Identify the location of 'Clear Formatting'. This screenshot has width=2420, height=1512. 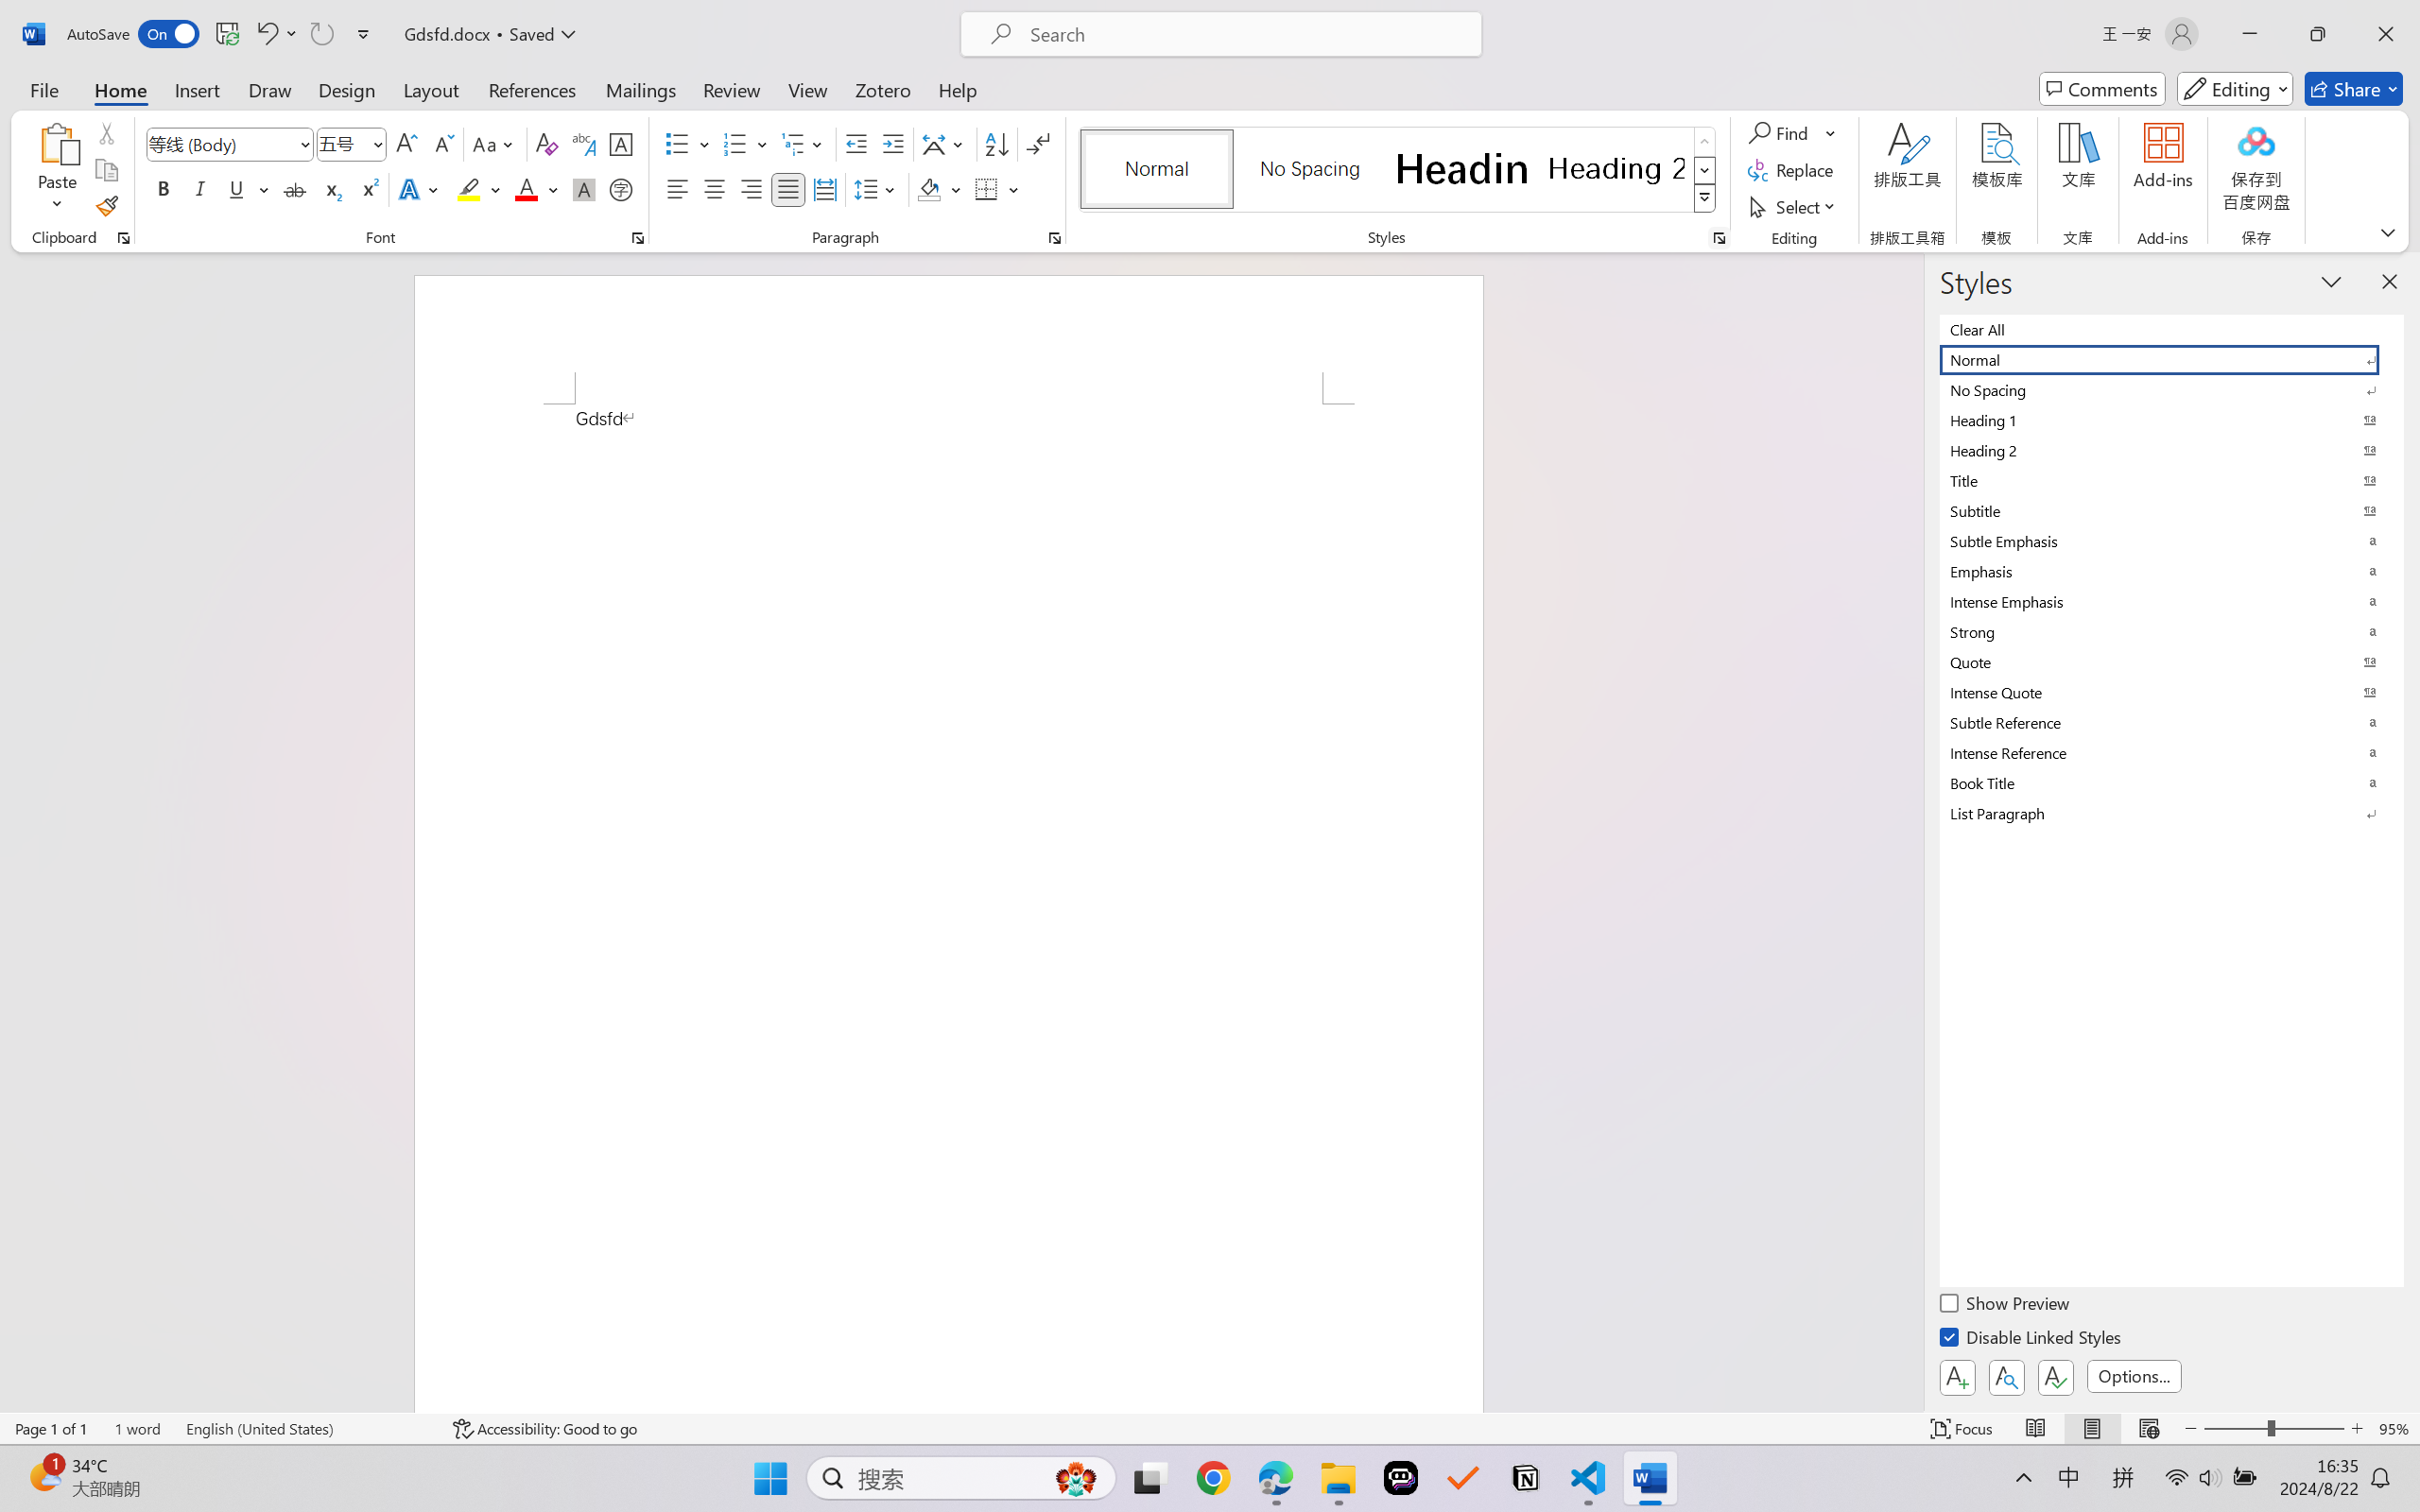
(545, 144).